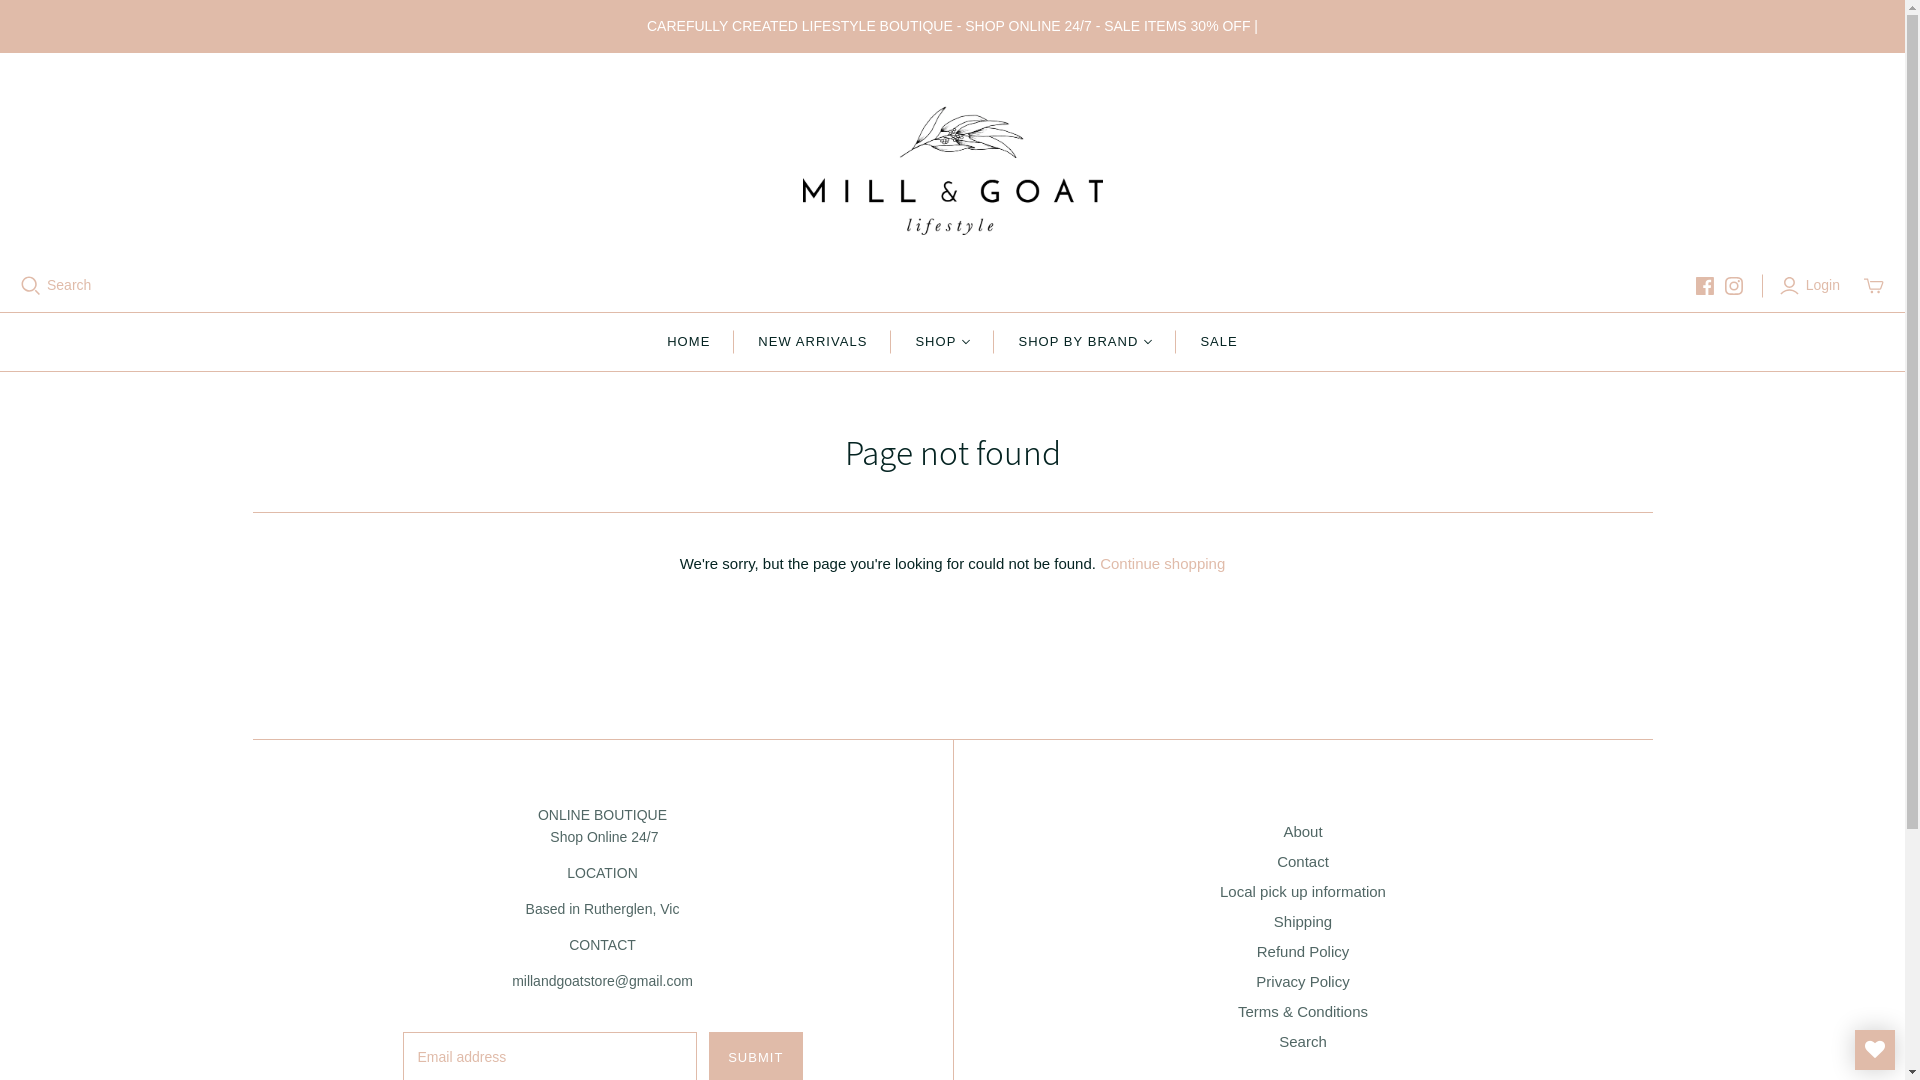  What do you see at coordinates (1302, 921) in the screenshot?
I see `'Shipping'` at bounding box center [1302, 921].